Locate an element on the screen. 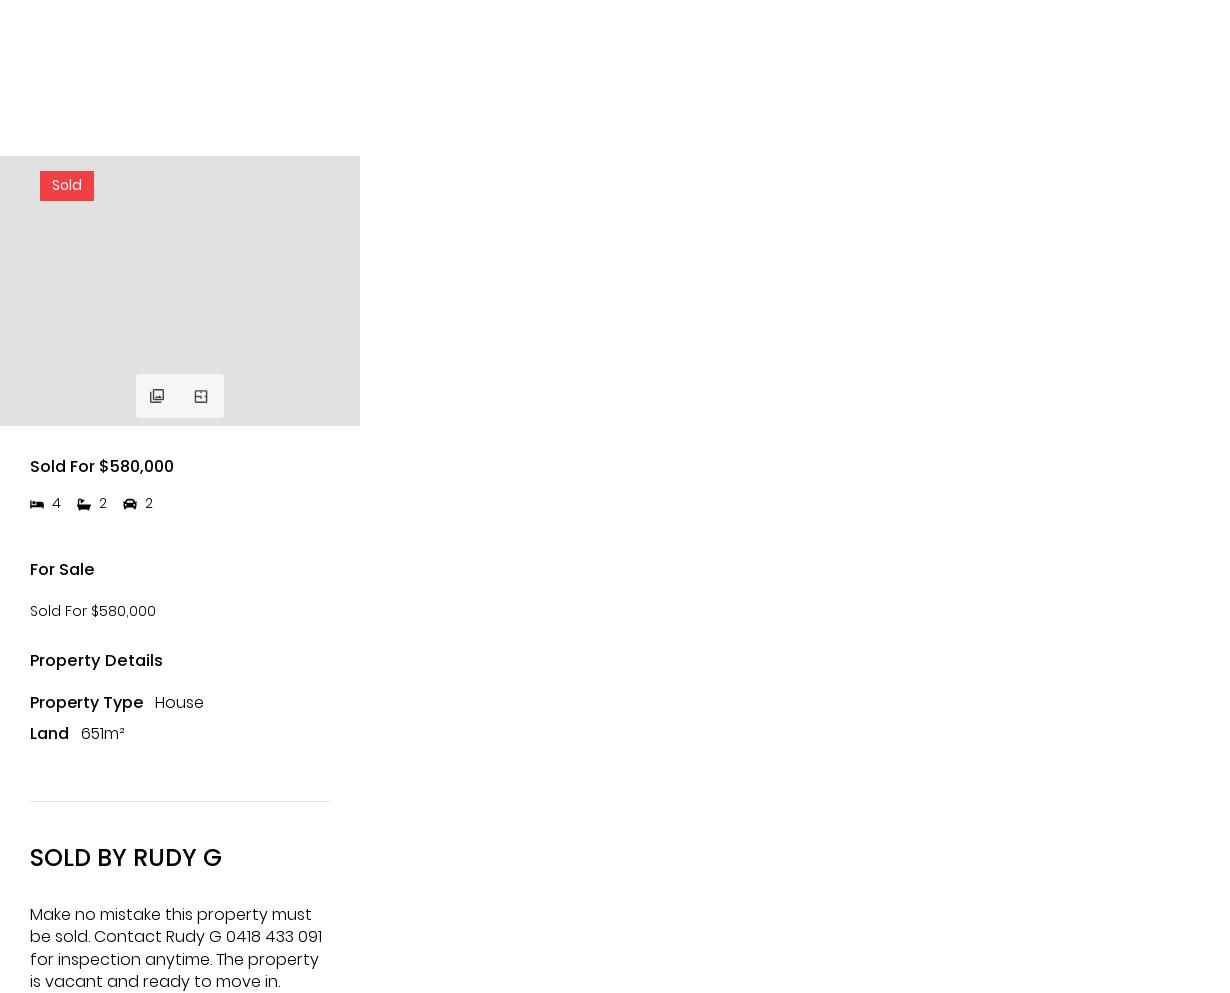 This screenshot has width=1230, height=993. 'Call (07)...' is located at coordinates (179, 181).